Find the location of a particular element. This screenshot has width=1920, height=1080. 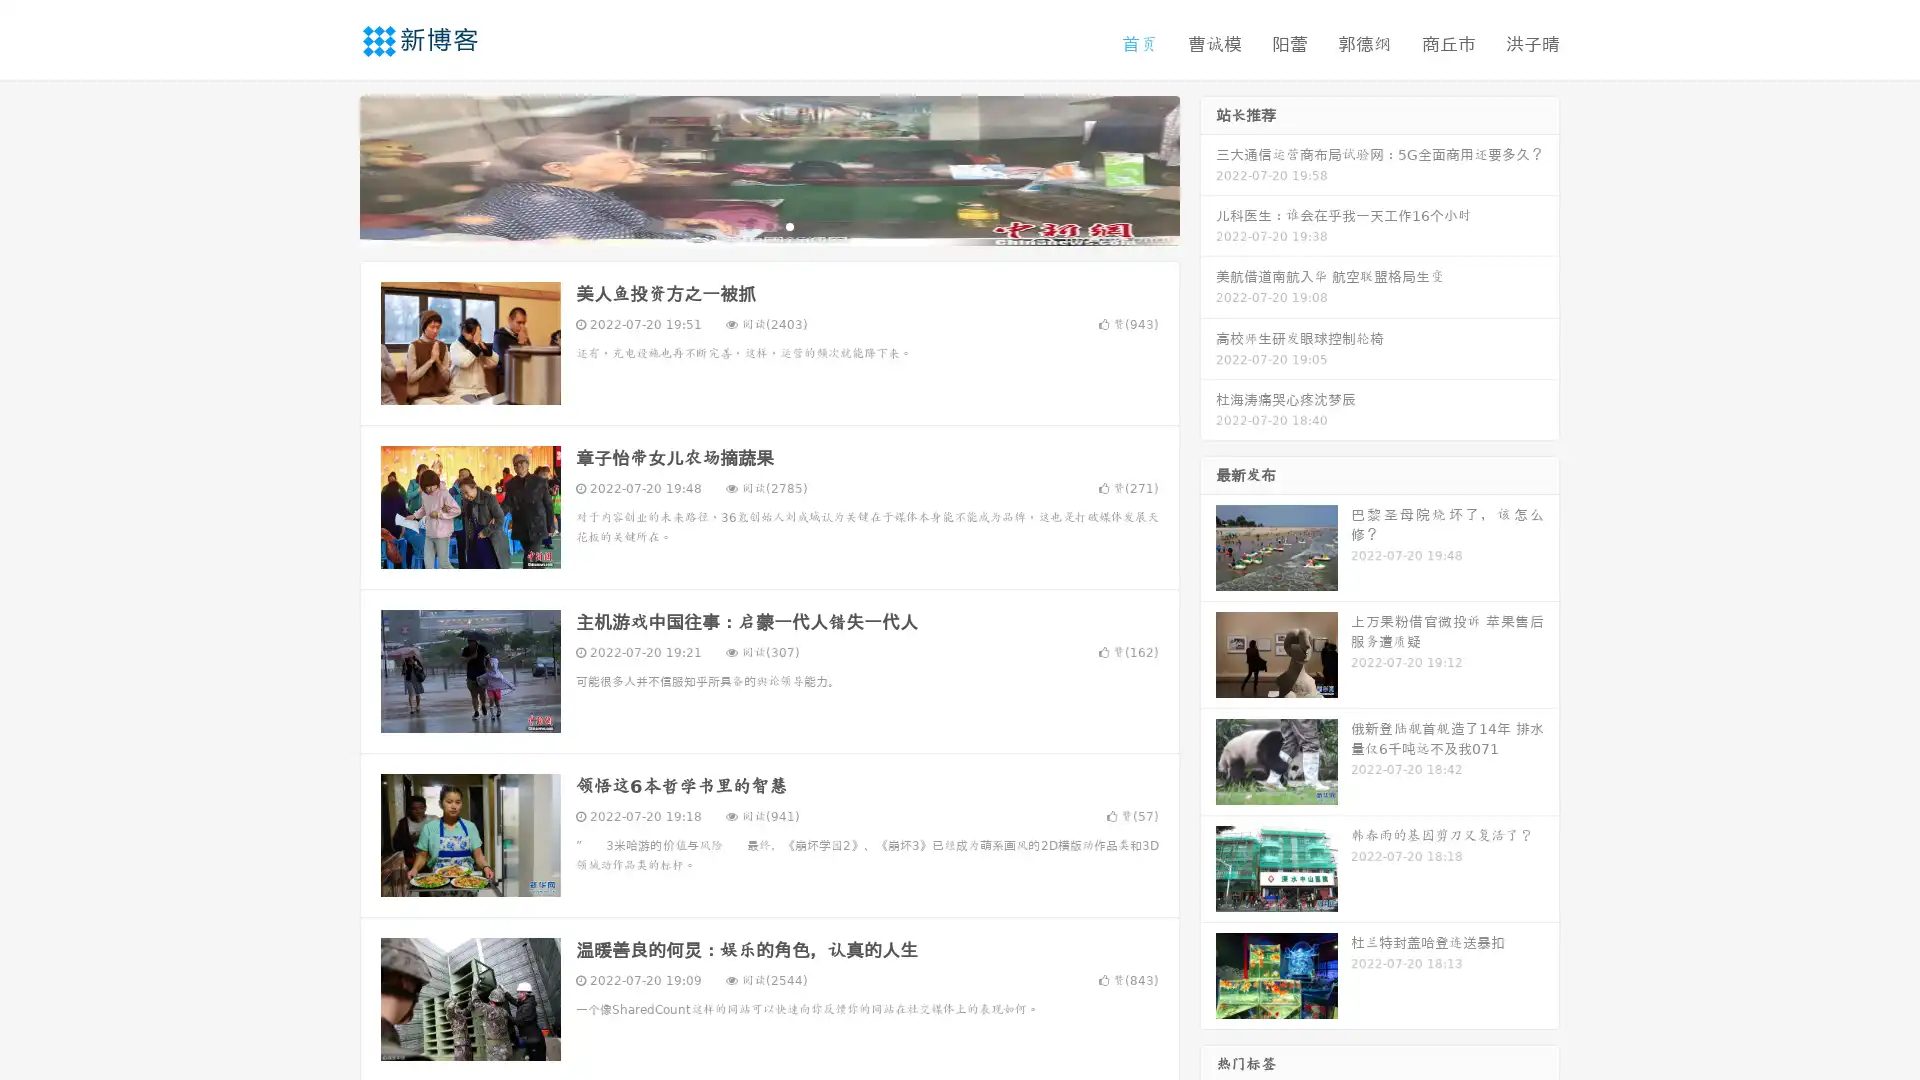

Next slide is located at coordinates (1208, 168).